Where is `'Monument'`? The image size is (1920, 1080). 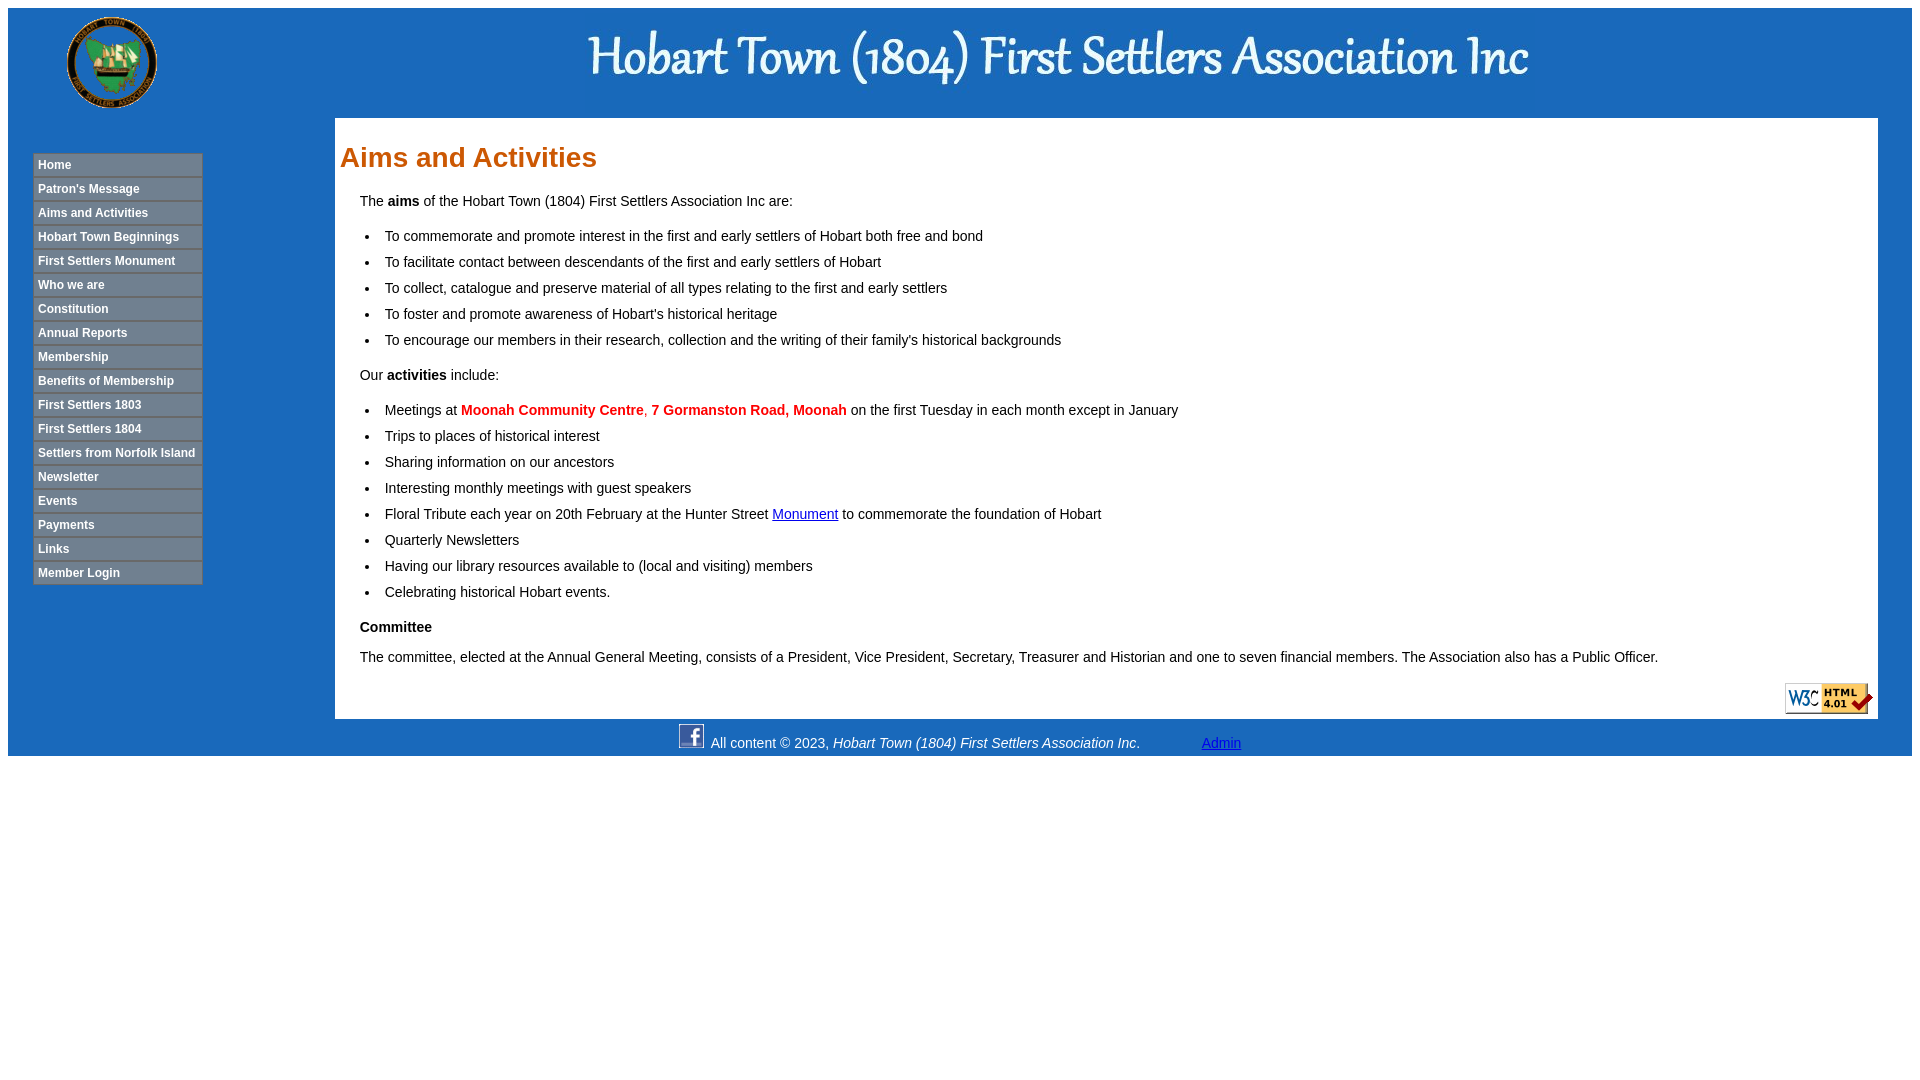 'Monument' is located at coordinates (771, 512).